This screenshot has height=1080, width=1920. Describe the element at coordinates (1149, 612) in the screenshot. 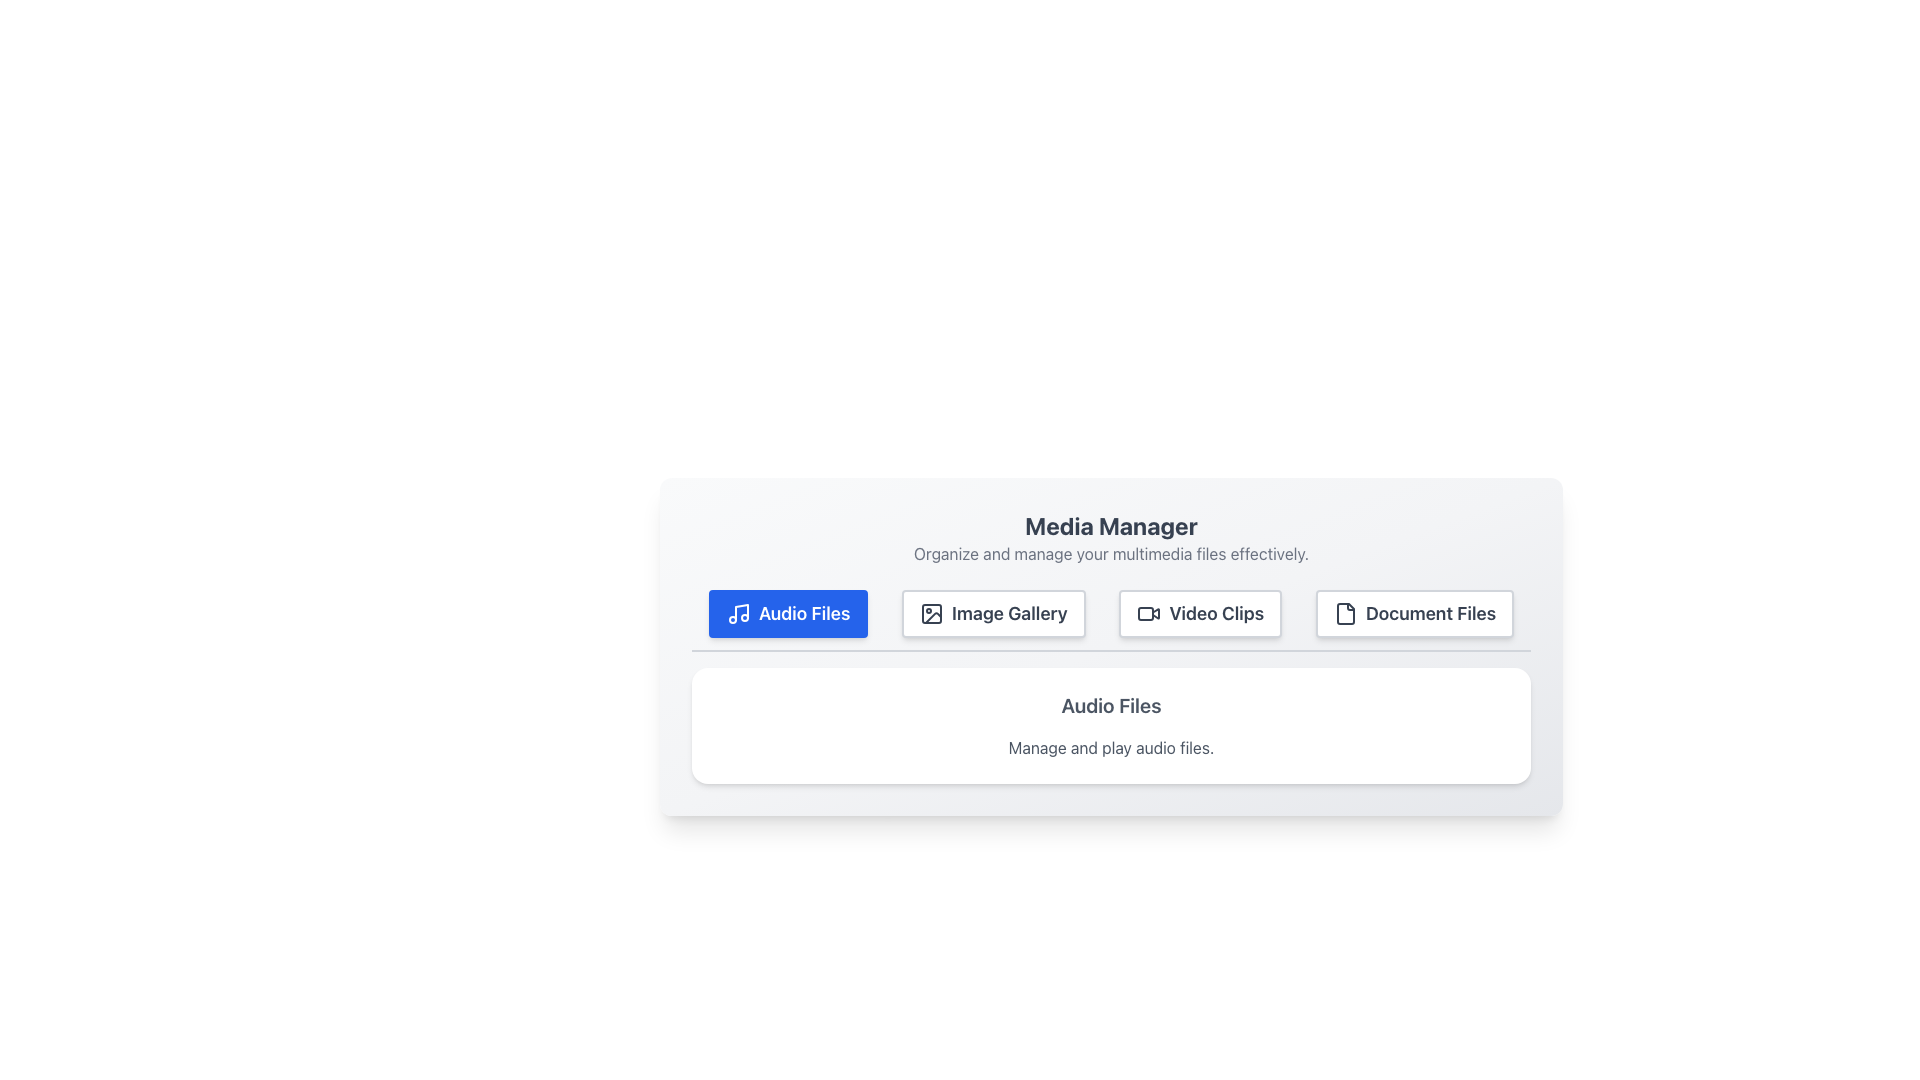

I see `the video camera icon, which is part of the 'Video Clips' button located under the 'Media Manager' heading` at that location.